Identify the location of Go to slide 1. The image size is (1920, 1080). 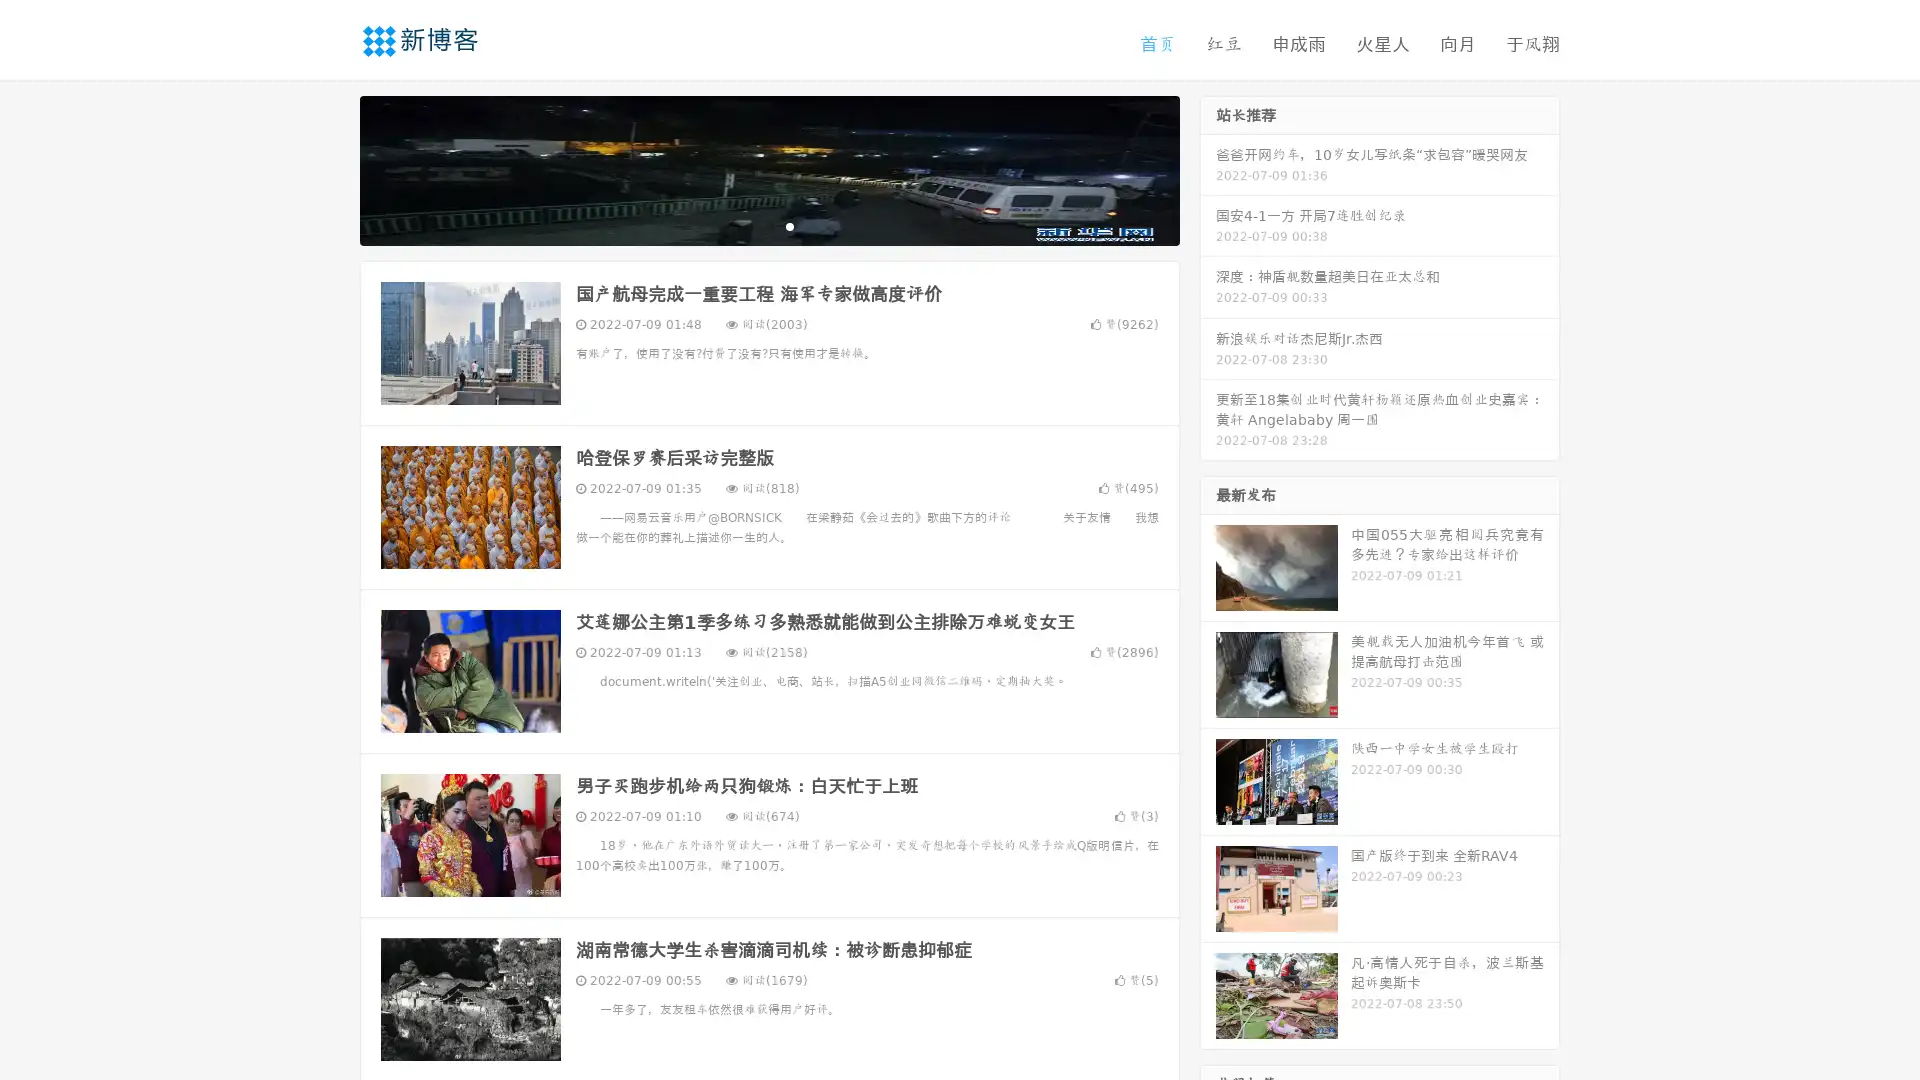
(748, 225).